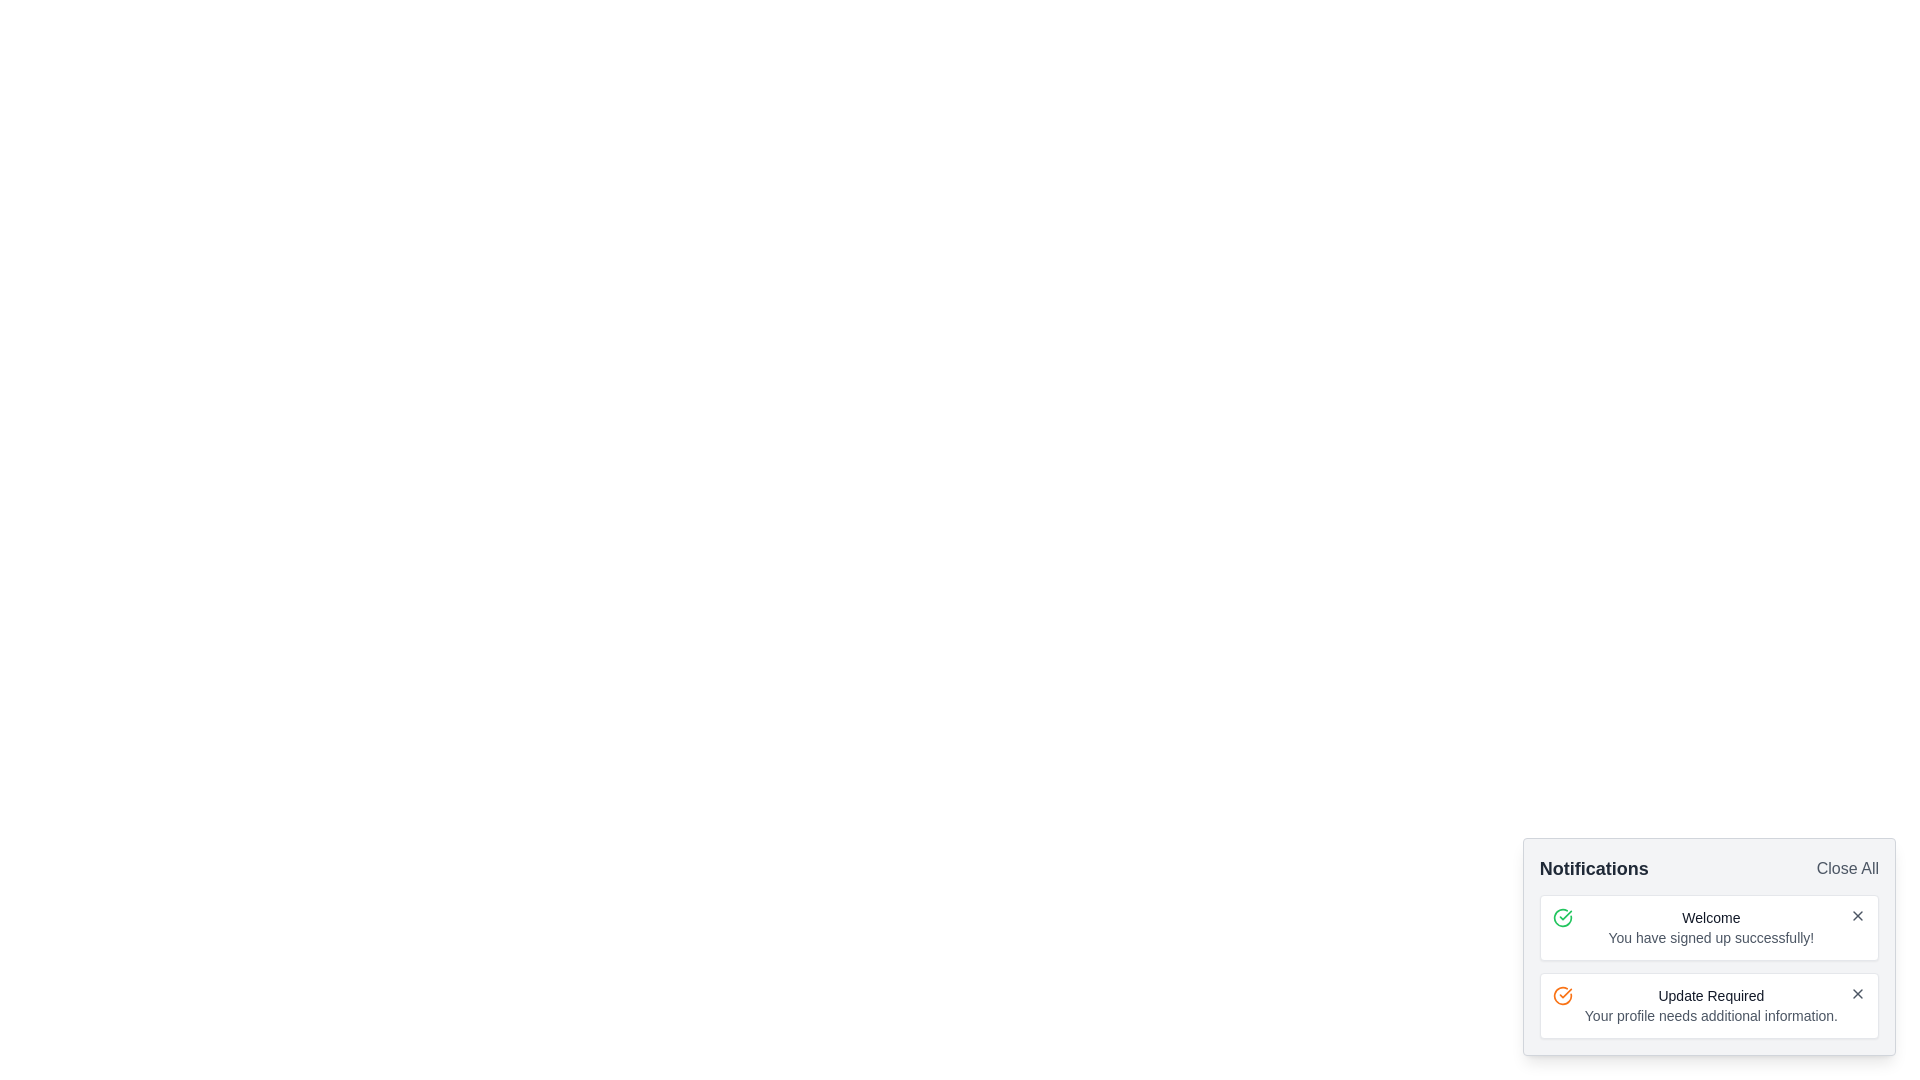  I want to click on the text label displaying 'Your profile needs additional information.' located below the title in the notification card labeled 'Update Required.', so click(1710, 1015).